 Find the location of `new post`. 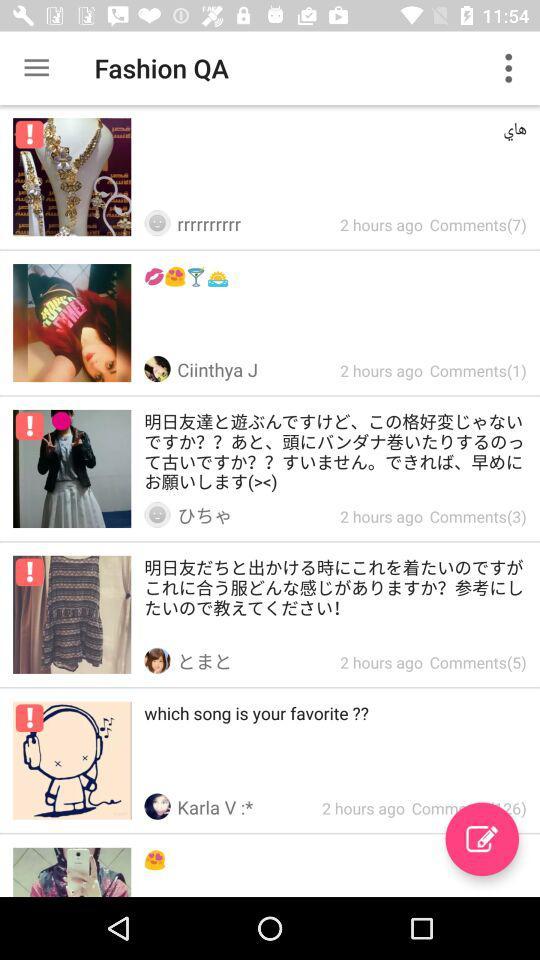

new post is located at coordinates (481, 839).